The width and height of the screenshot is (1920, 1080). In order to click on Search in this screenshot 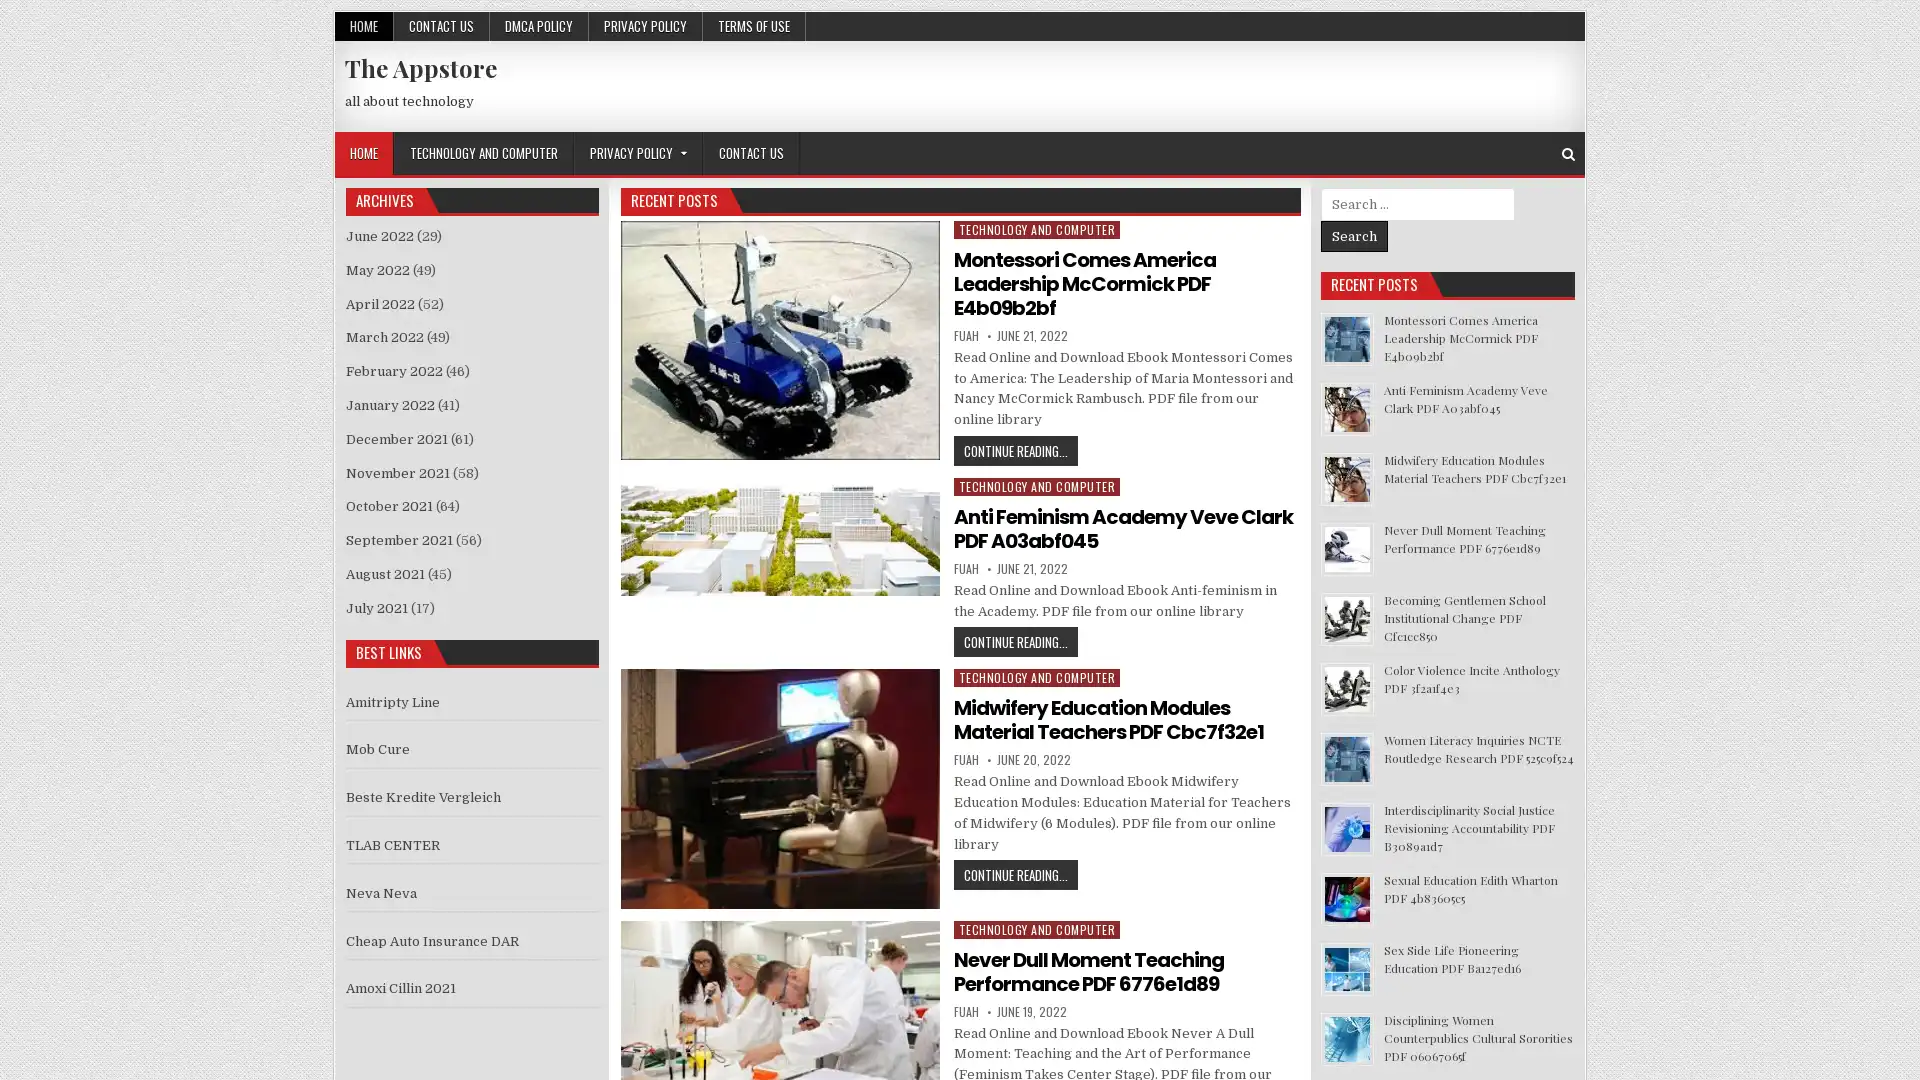, I will do `click(1354, 235)`.